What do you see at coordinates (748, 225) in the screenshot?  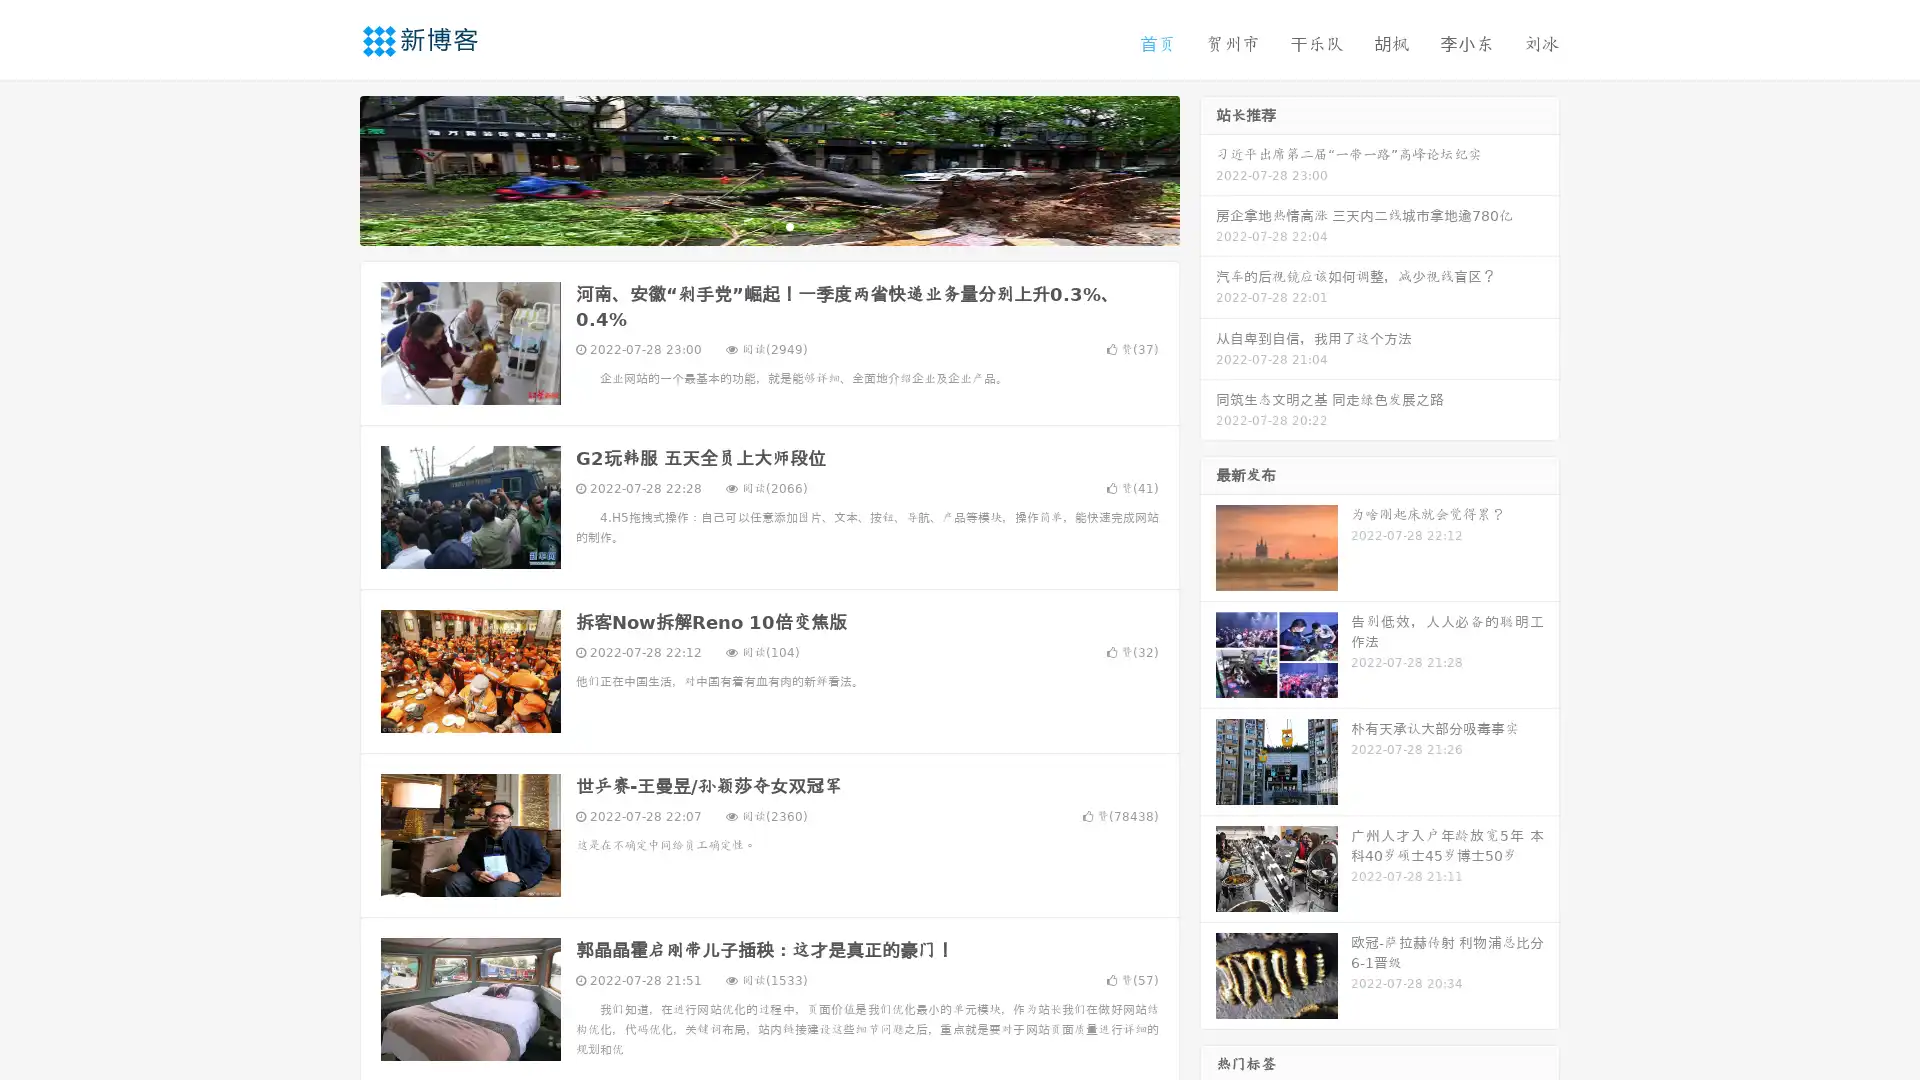 I see `Go to slide 1` at bounding box center [748, 225].